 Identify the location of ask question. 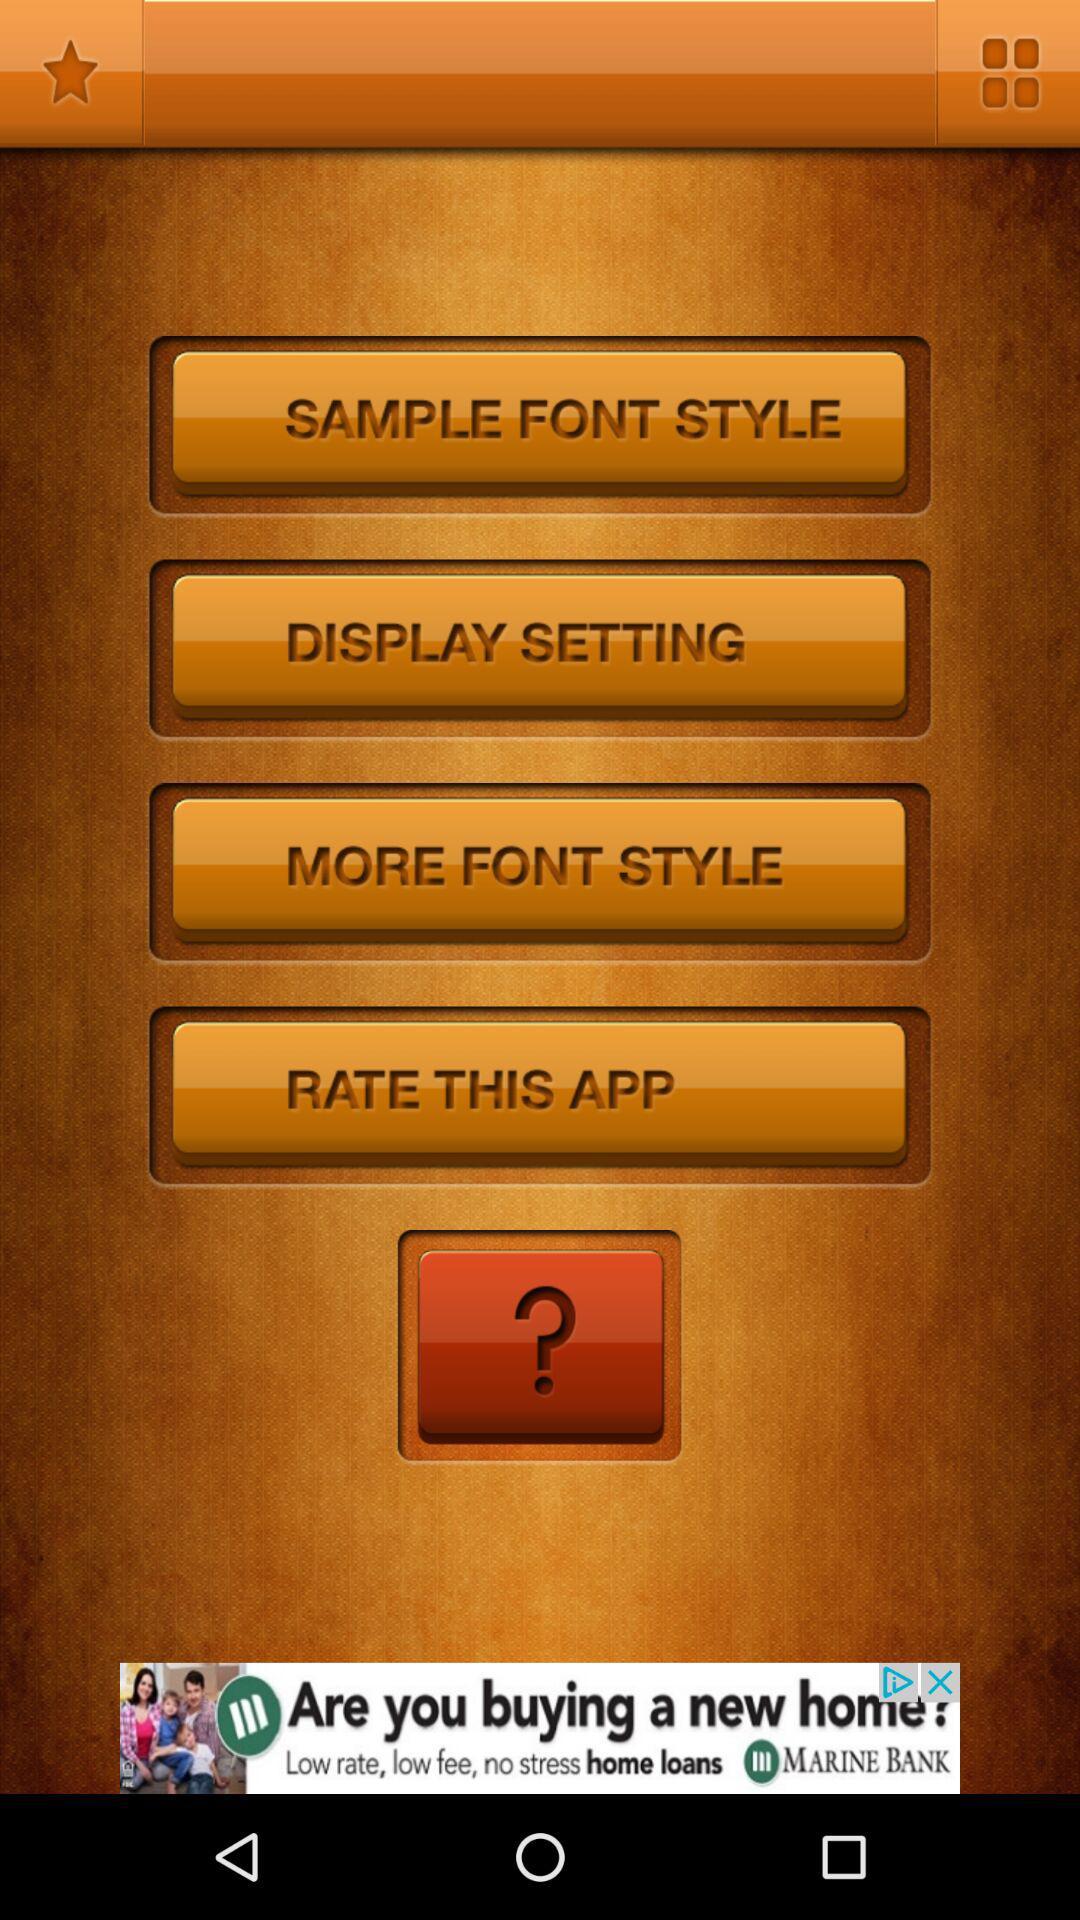
(538, 1348).